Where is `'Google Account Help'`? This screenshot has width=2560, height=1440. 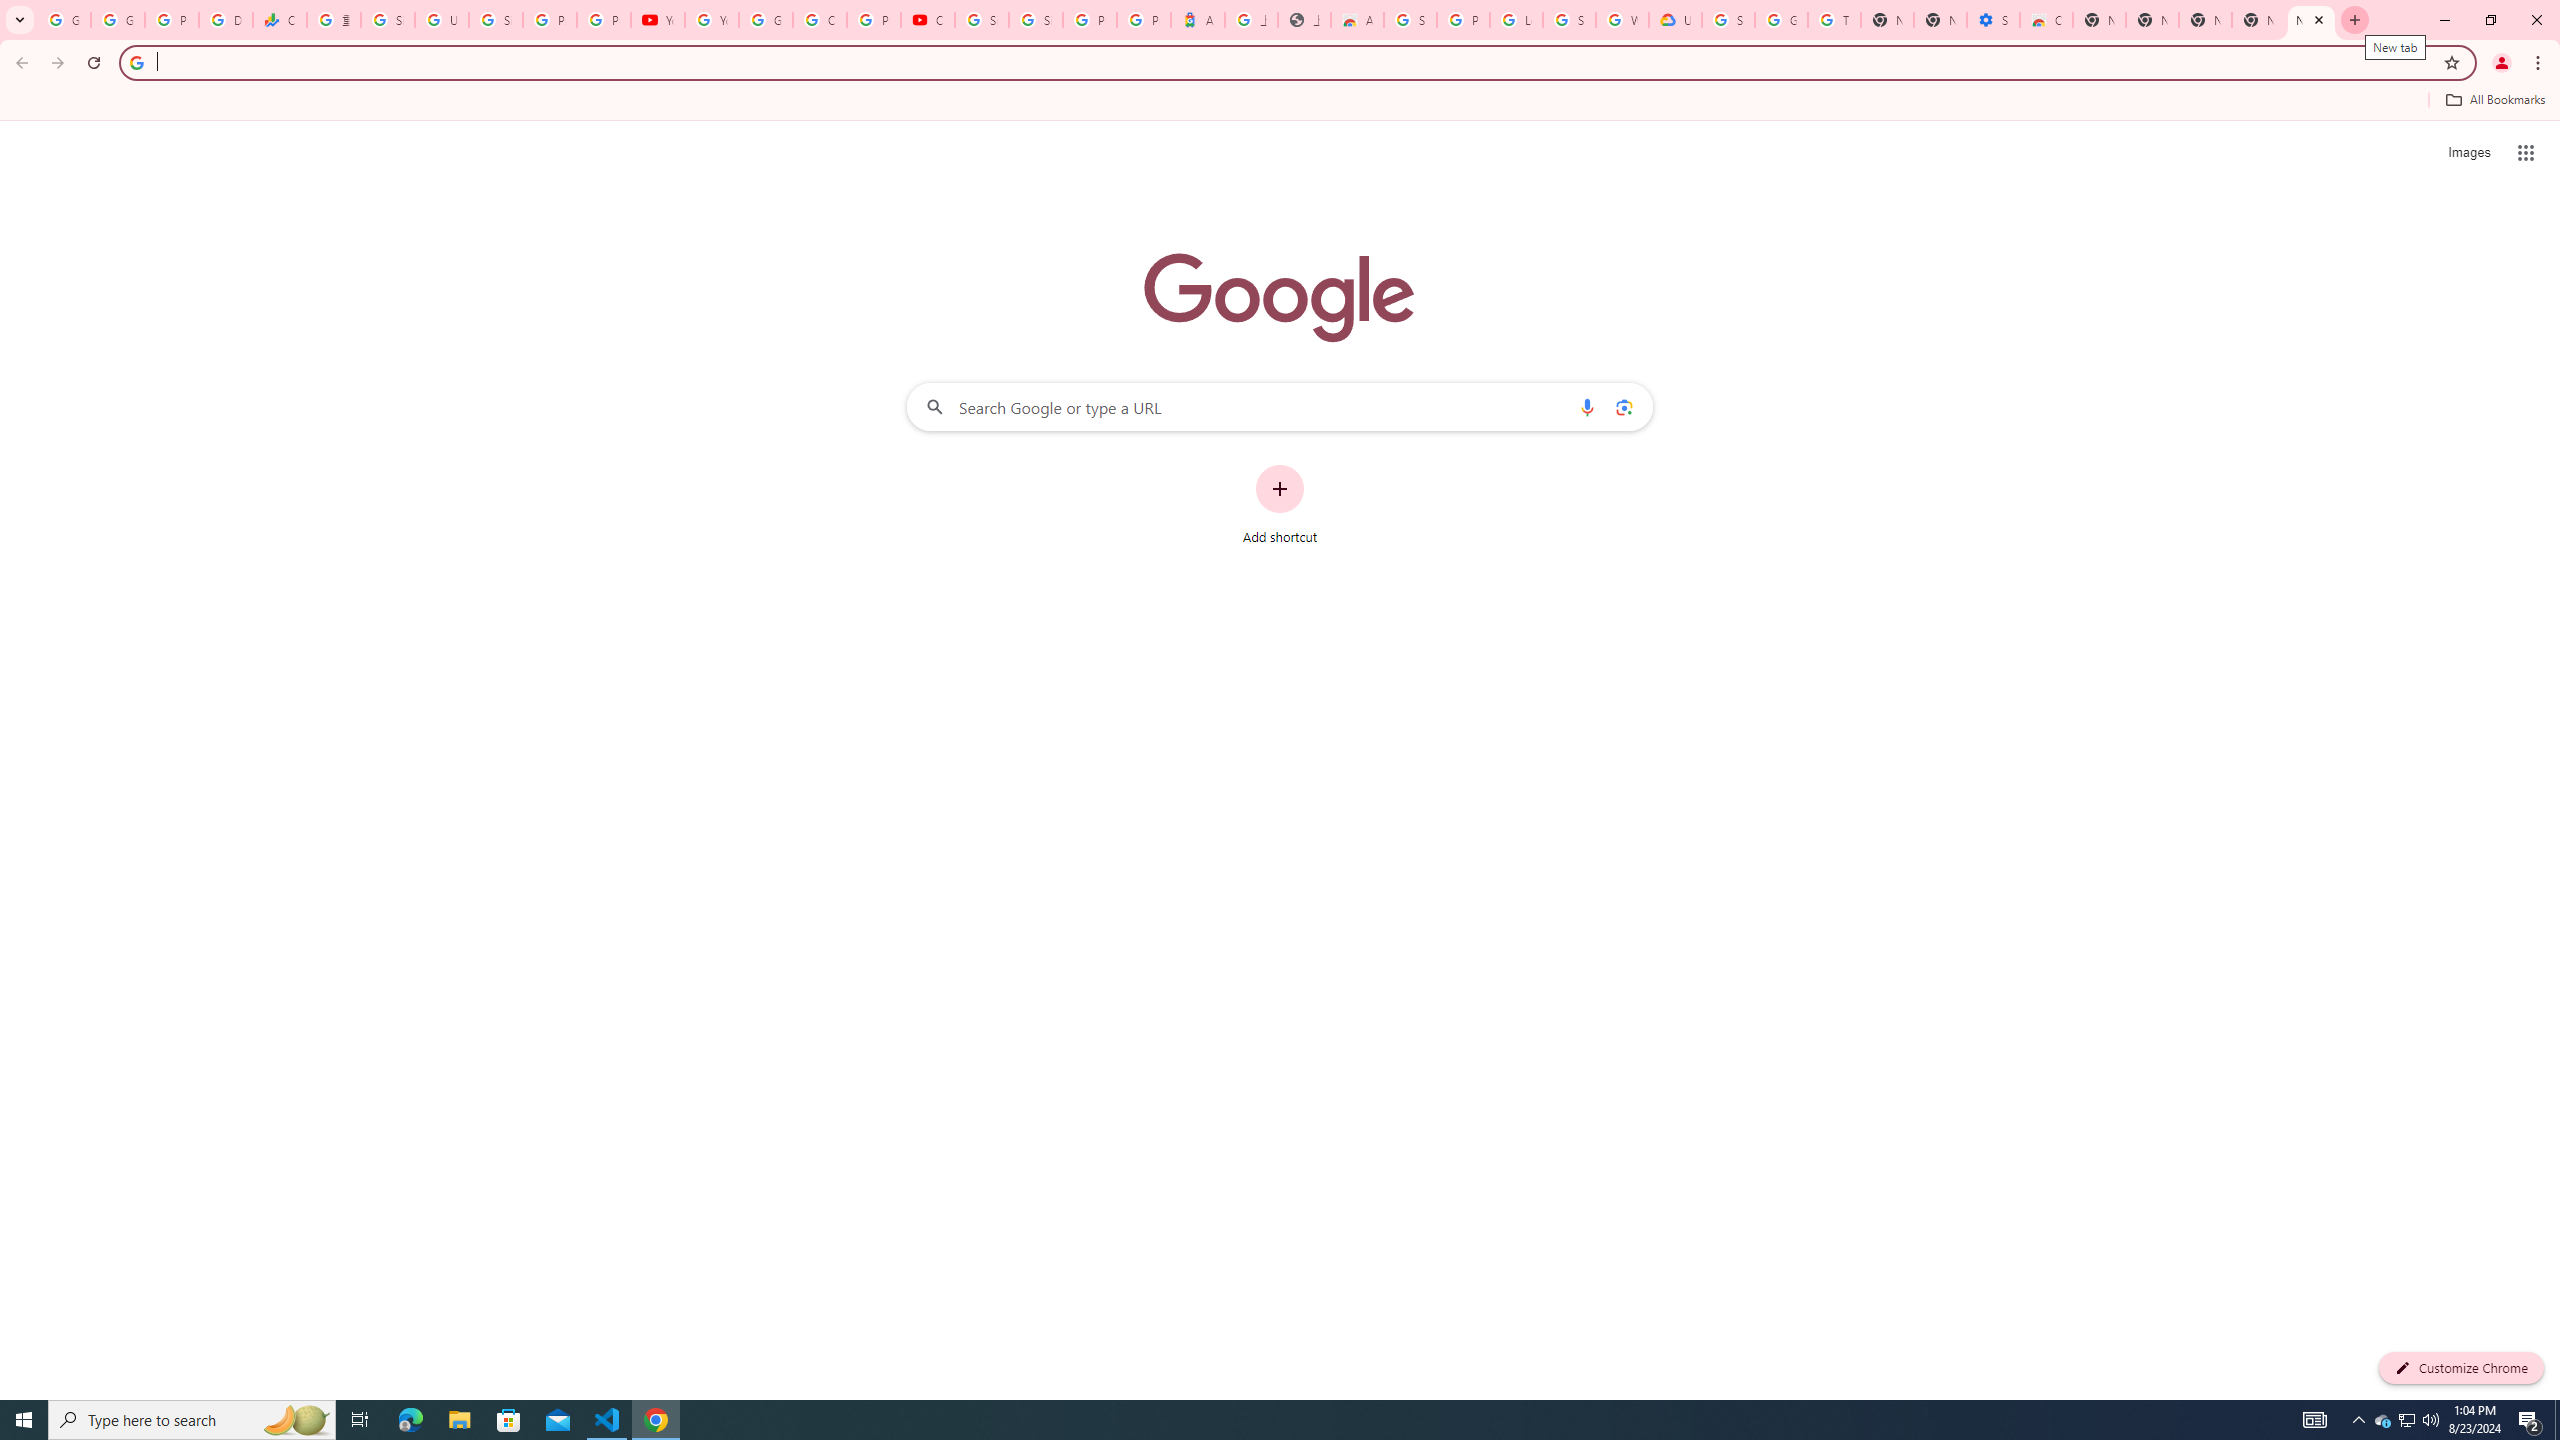
'Google Account Help' is located at coordinates (765, 19).